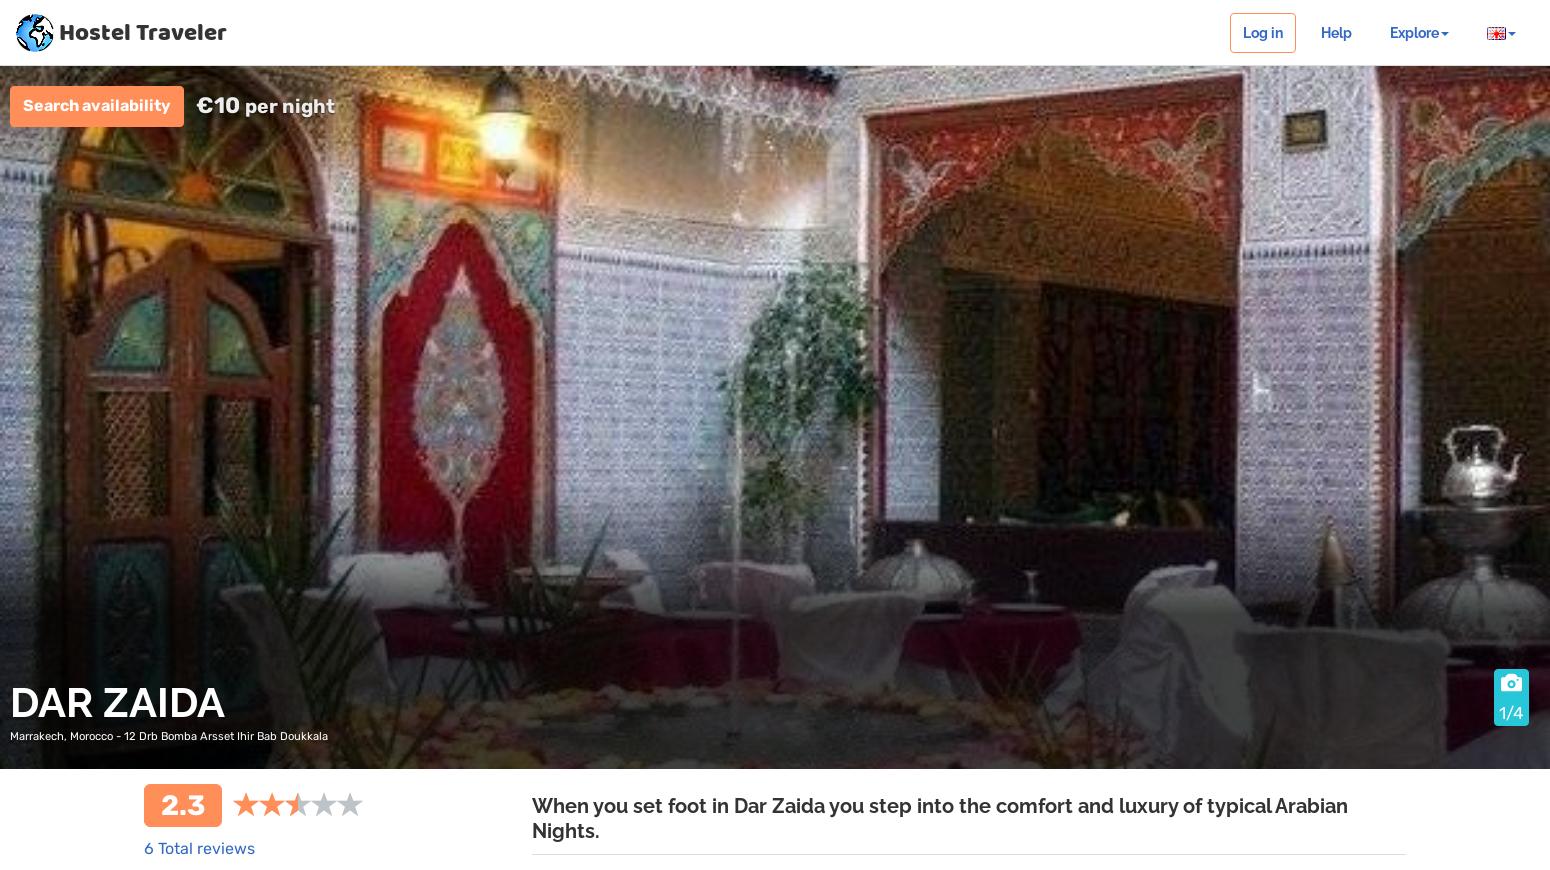  Describe the element at coordinates (198, 847) in the screenshot. I see `'6 Total reviews'` at that location.